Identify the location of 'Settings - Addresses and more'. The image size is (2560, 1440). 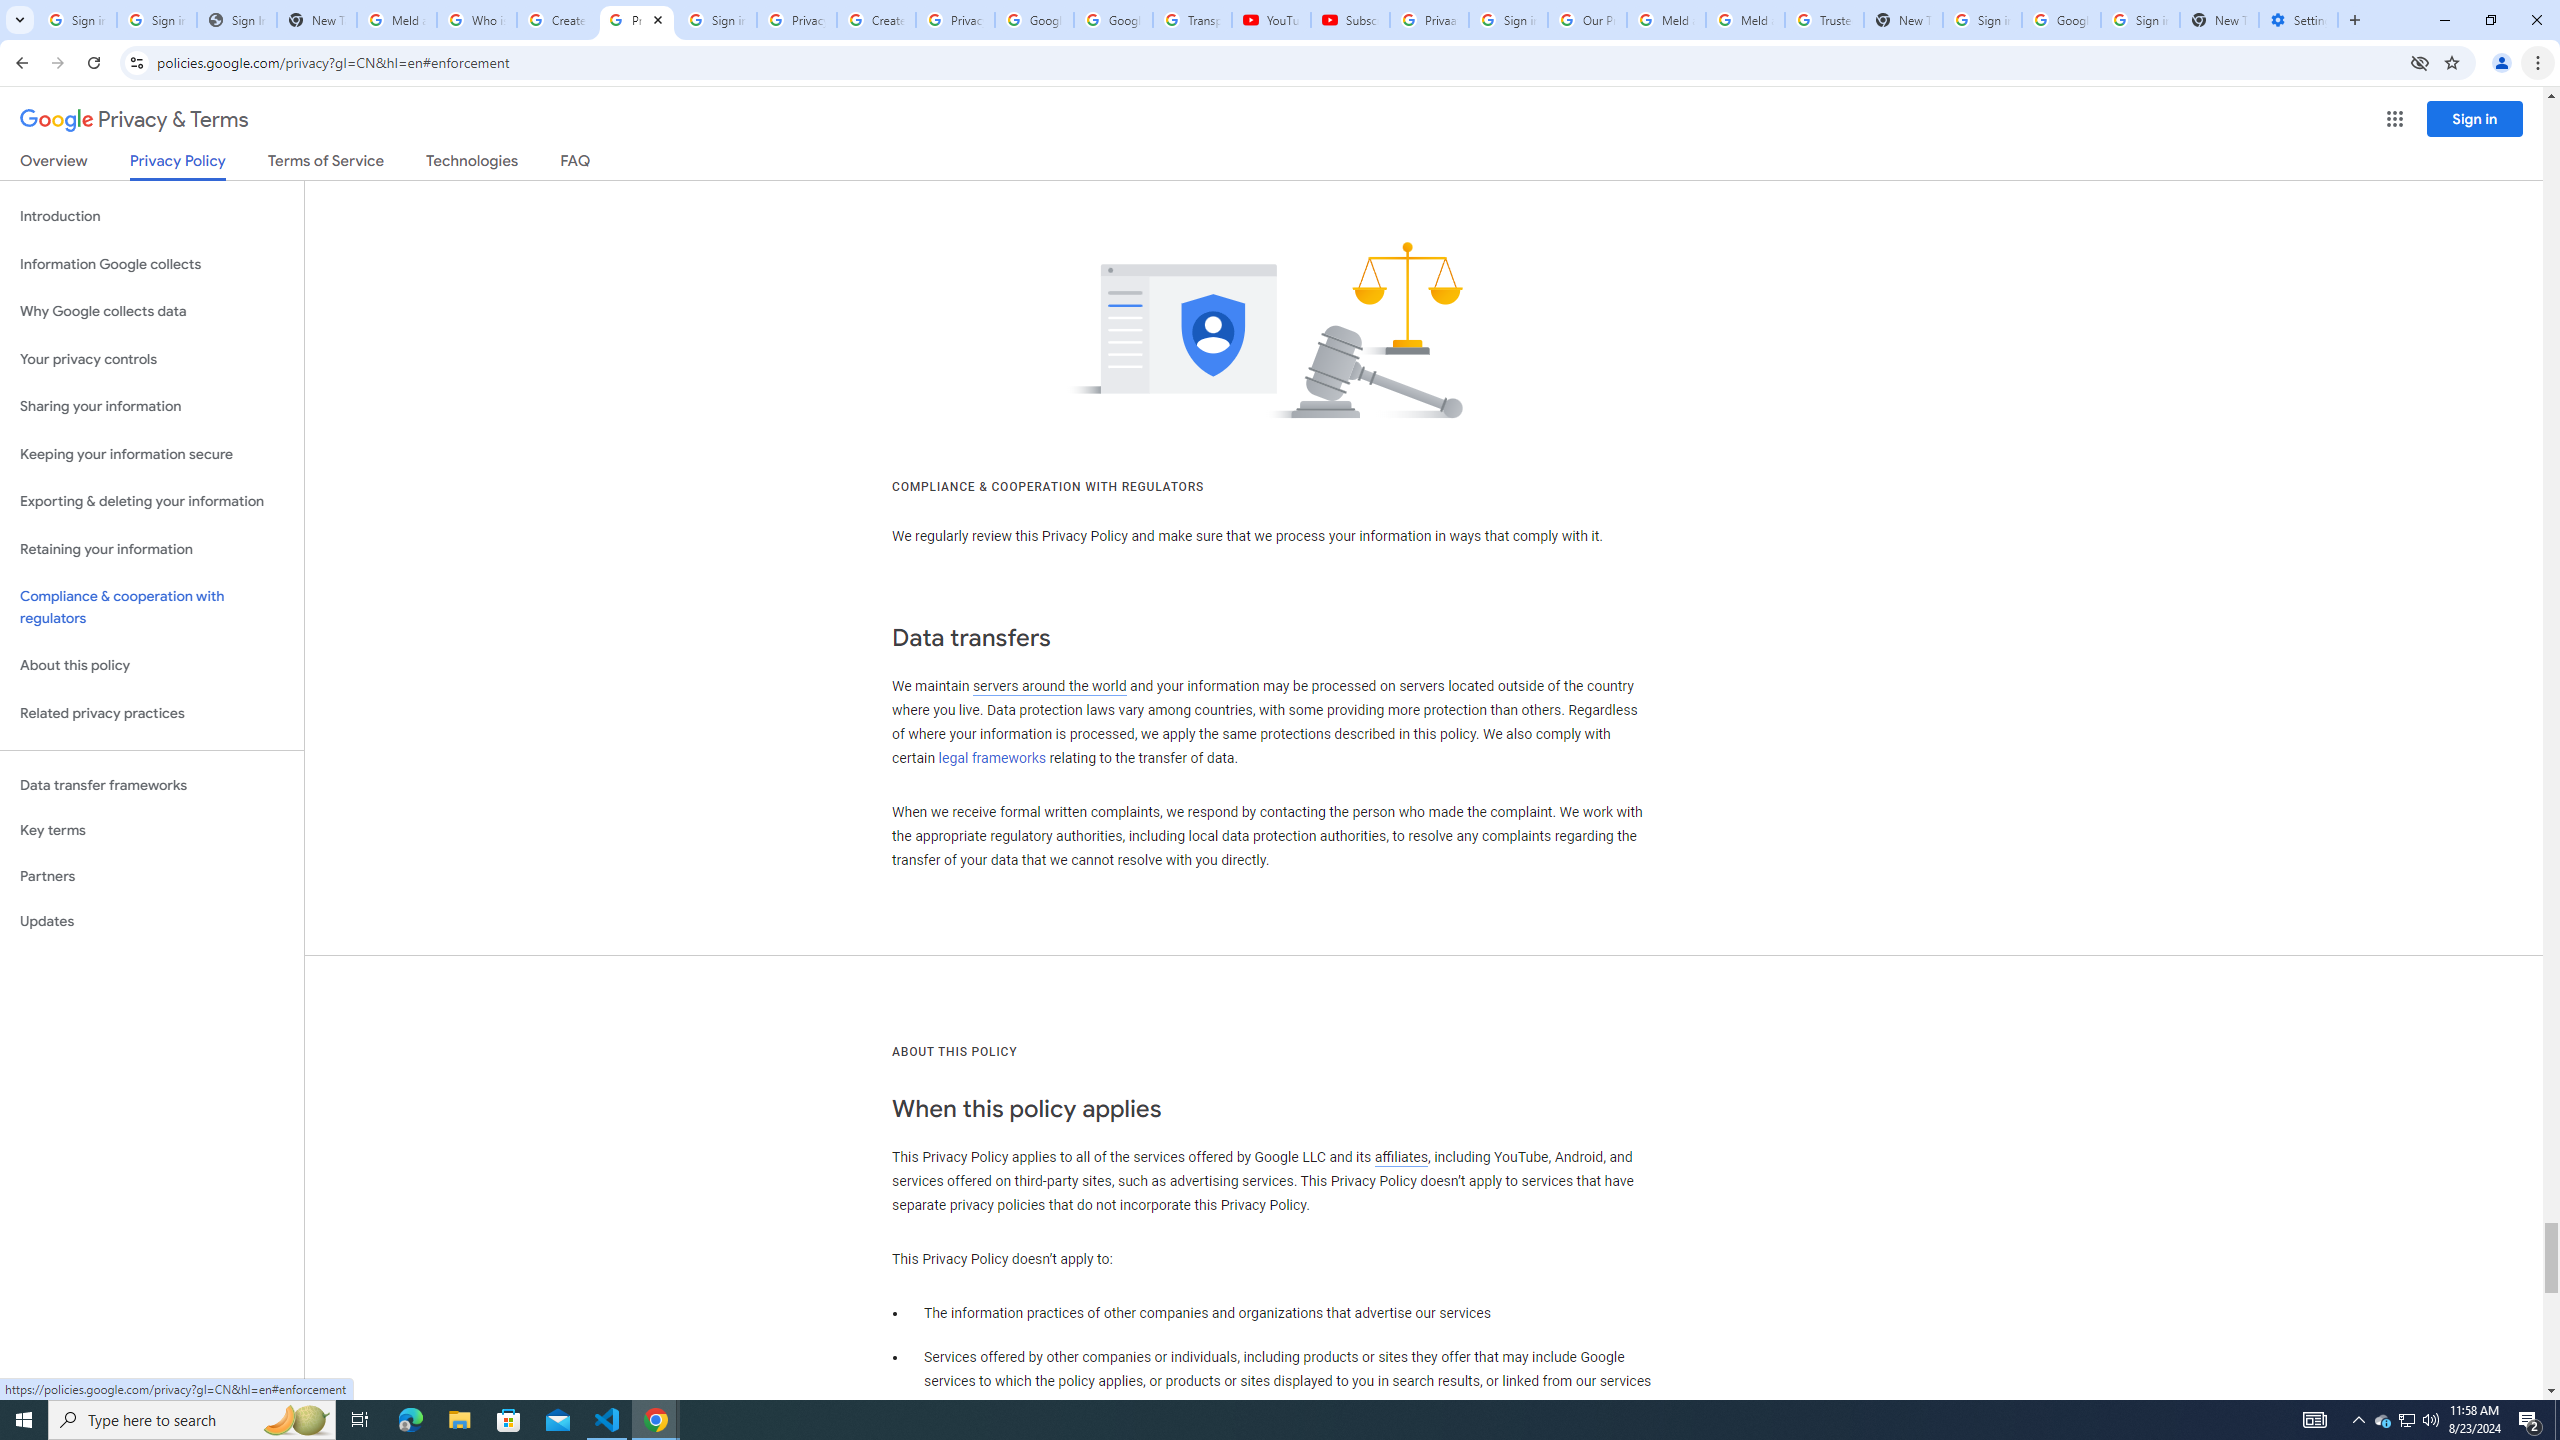
(2298, 19).